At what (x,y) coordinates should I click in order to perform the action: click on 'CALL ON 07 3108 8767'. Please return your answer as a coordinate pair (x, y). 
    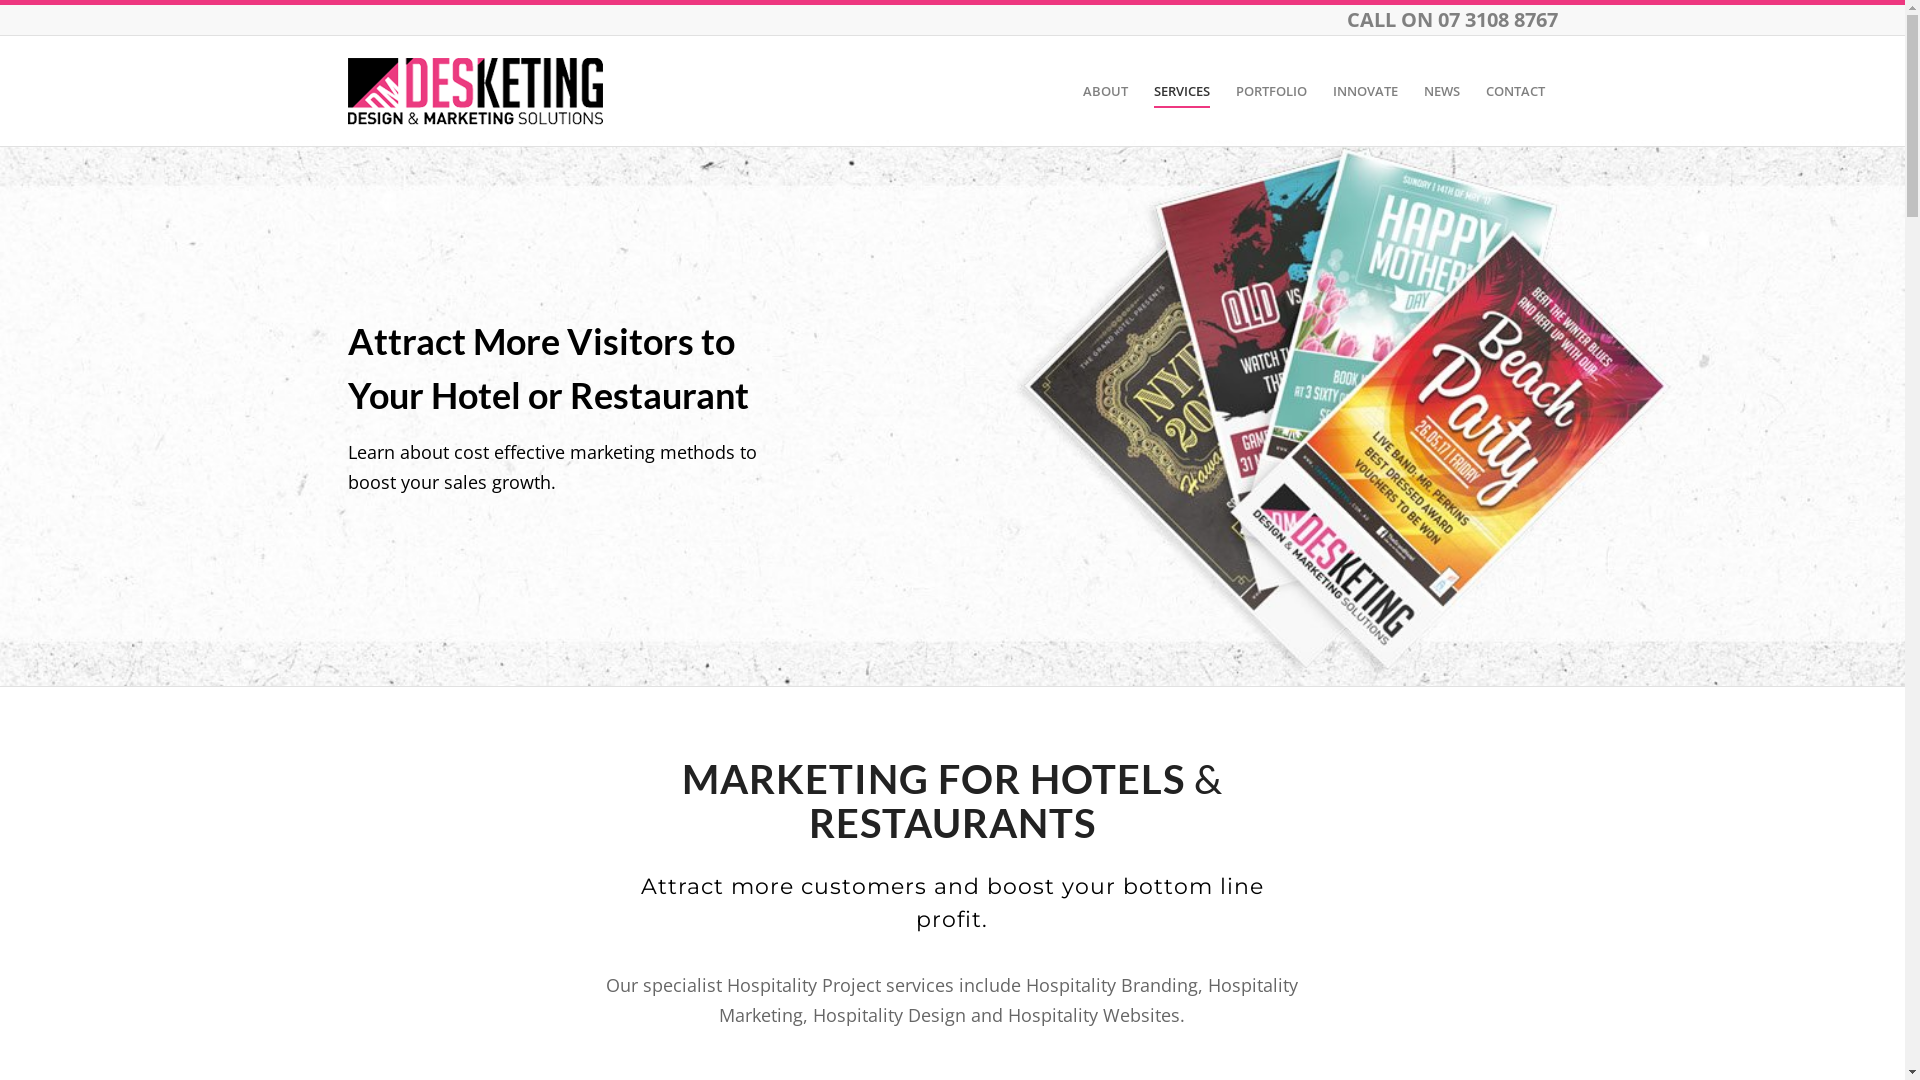
    Looking at the image, I should click on (1345, 19).